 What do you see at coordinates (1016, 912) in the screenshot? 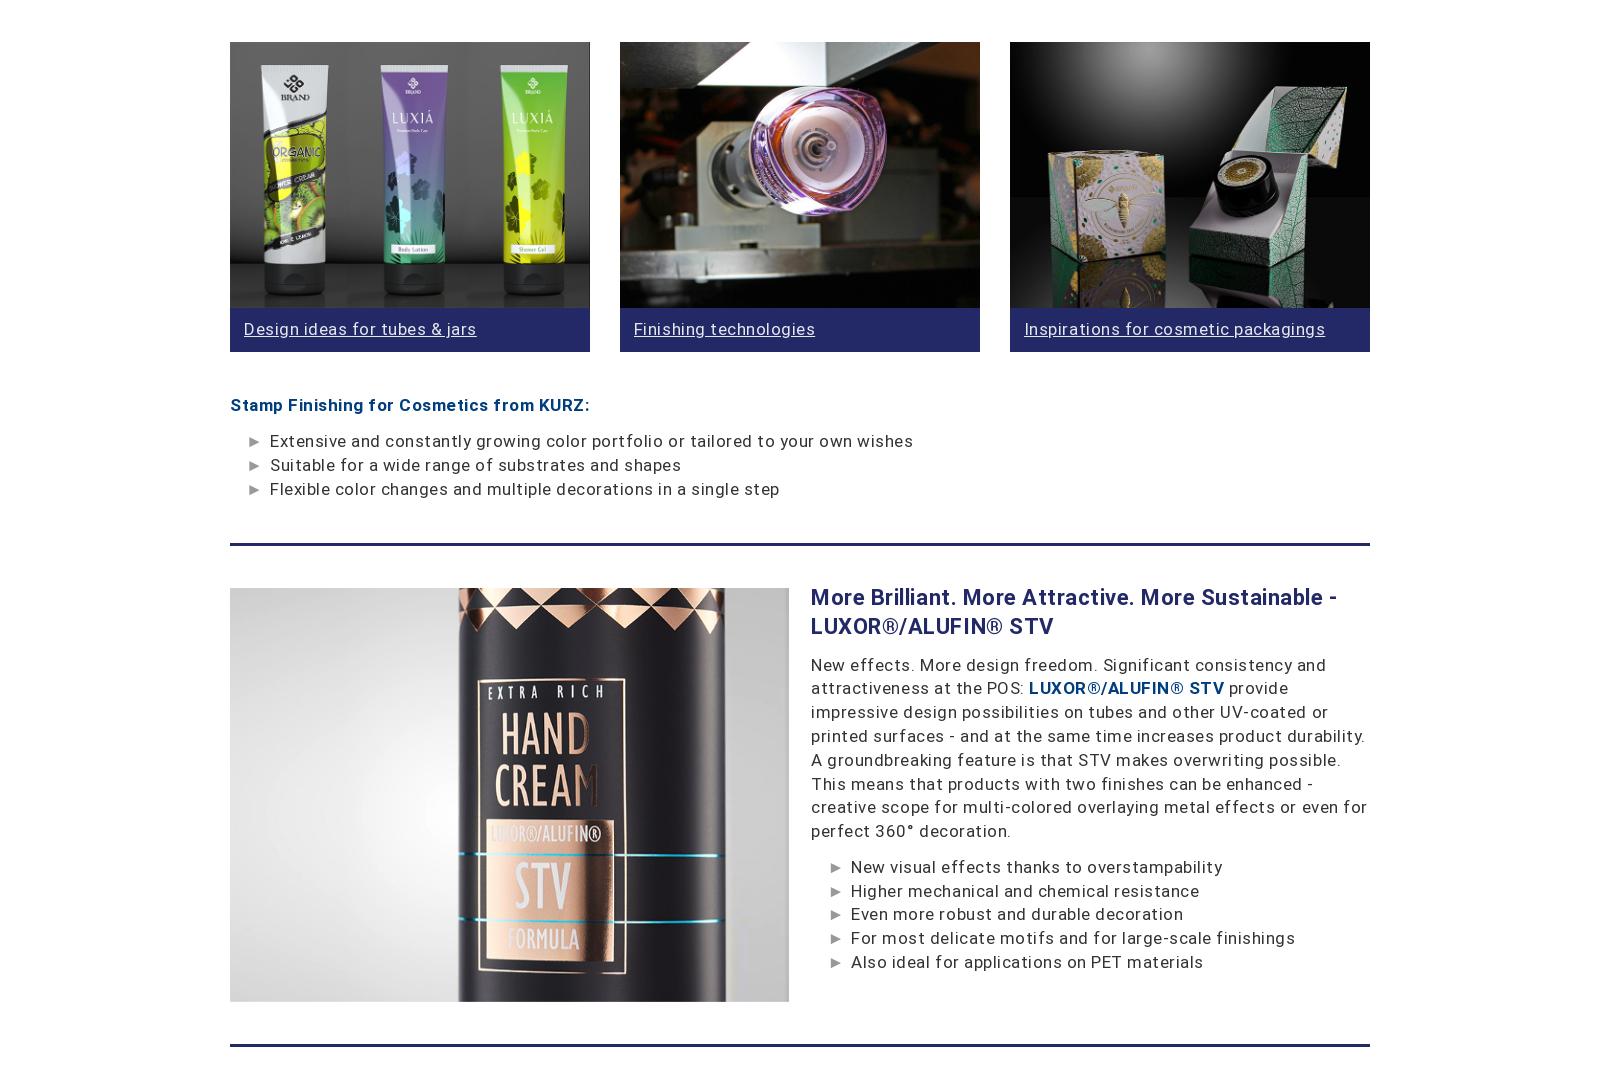
I see `'Even more robust and durable decoration'` at bounding box center [1016, 912].